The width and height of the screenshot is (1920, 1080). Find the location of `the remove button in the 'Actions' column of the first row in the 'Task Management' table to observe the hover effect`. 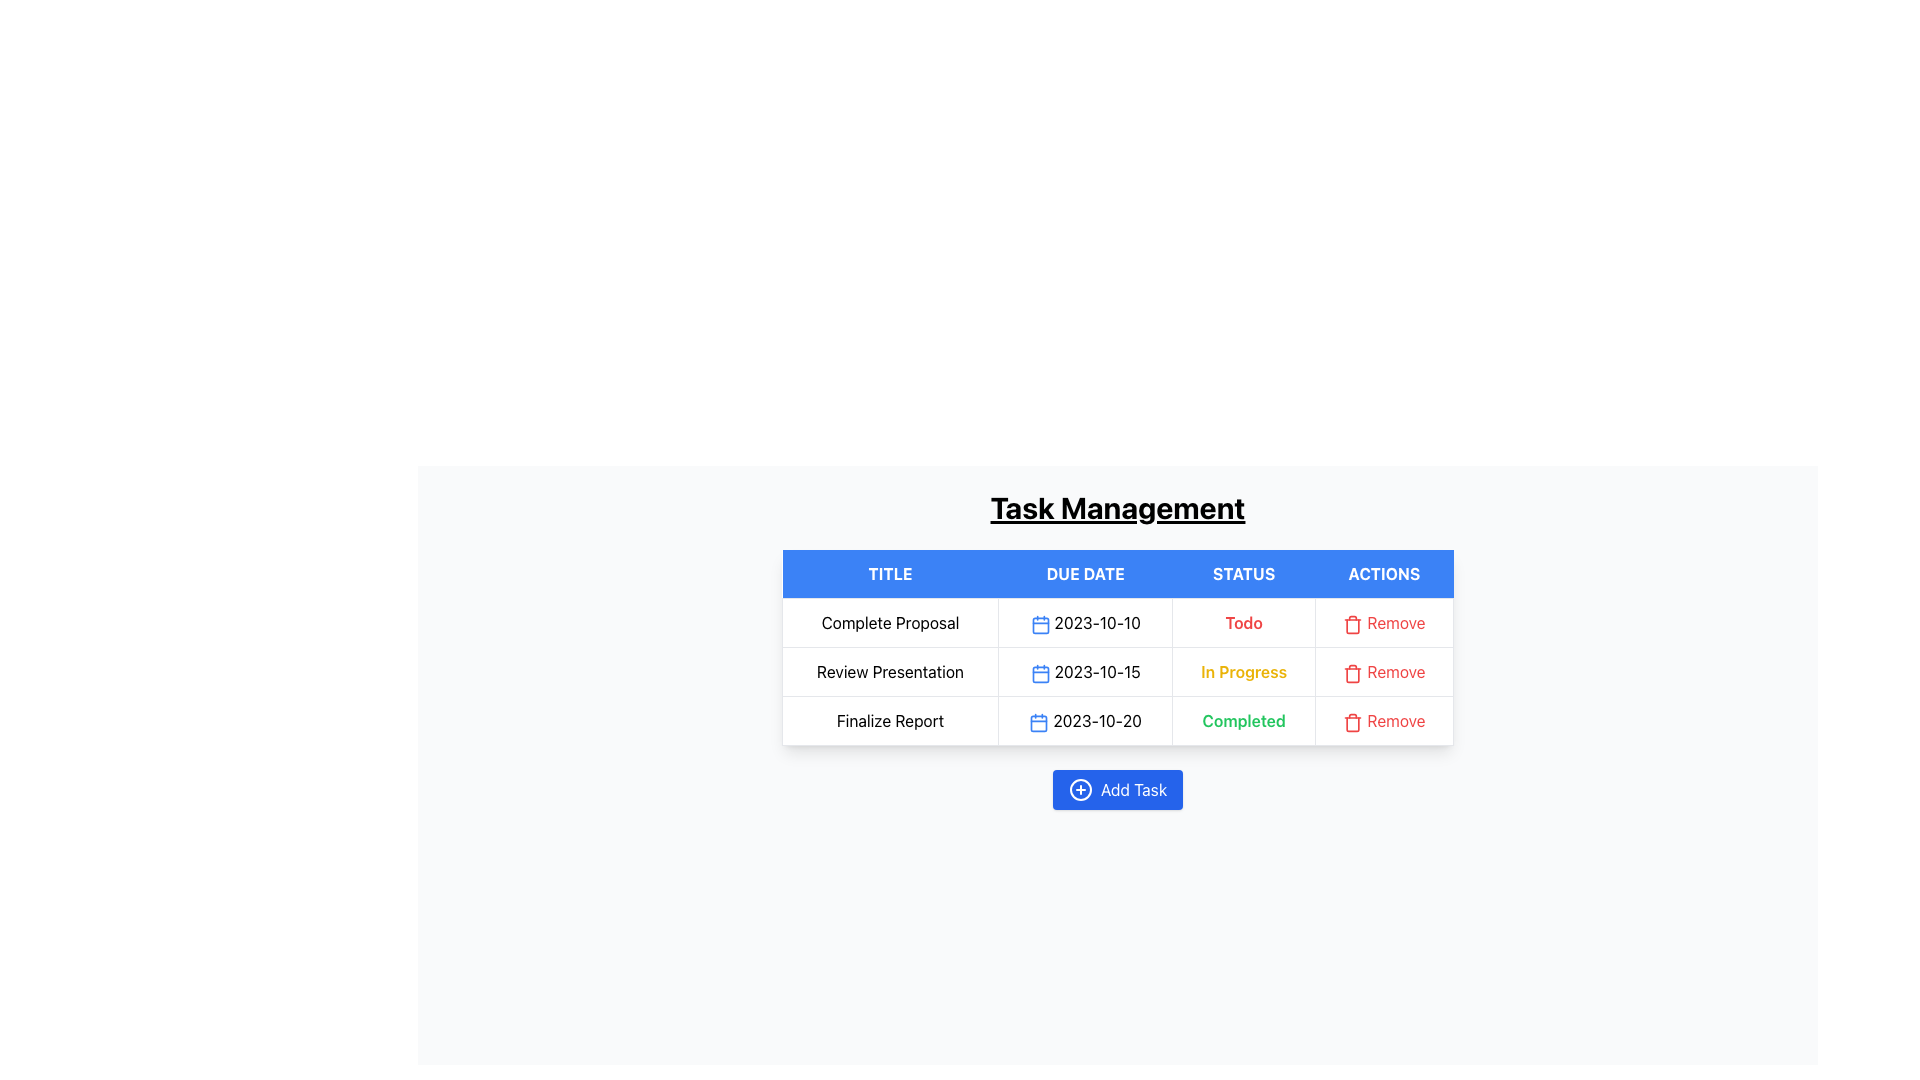

the remove button in the 'Actions' column of the first row in the 'Task Management' table to observe the hover effect is located at coordinates (1383, 622).